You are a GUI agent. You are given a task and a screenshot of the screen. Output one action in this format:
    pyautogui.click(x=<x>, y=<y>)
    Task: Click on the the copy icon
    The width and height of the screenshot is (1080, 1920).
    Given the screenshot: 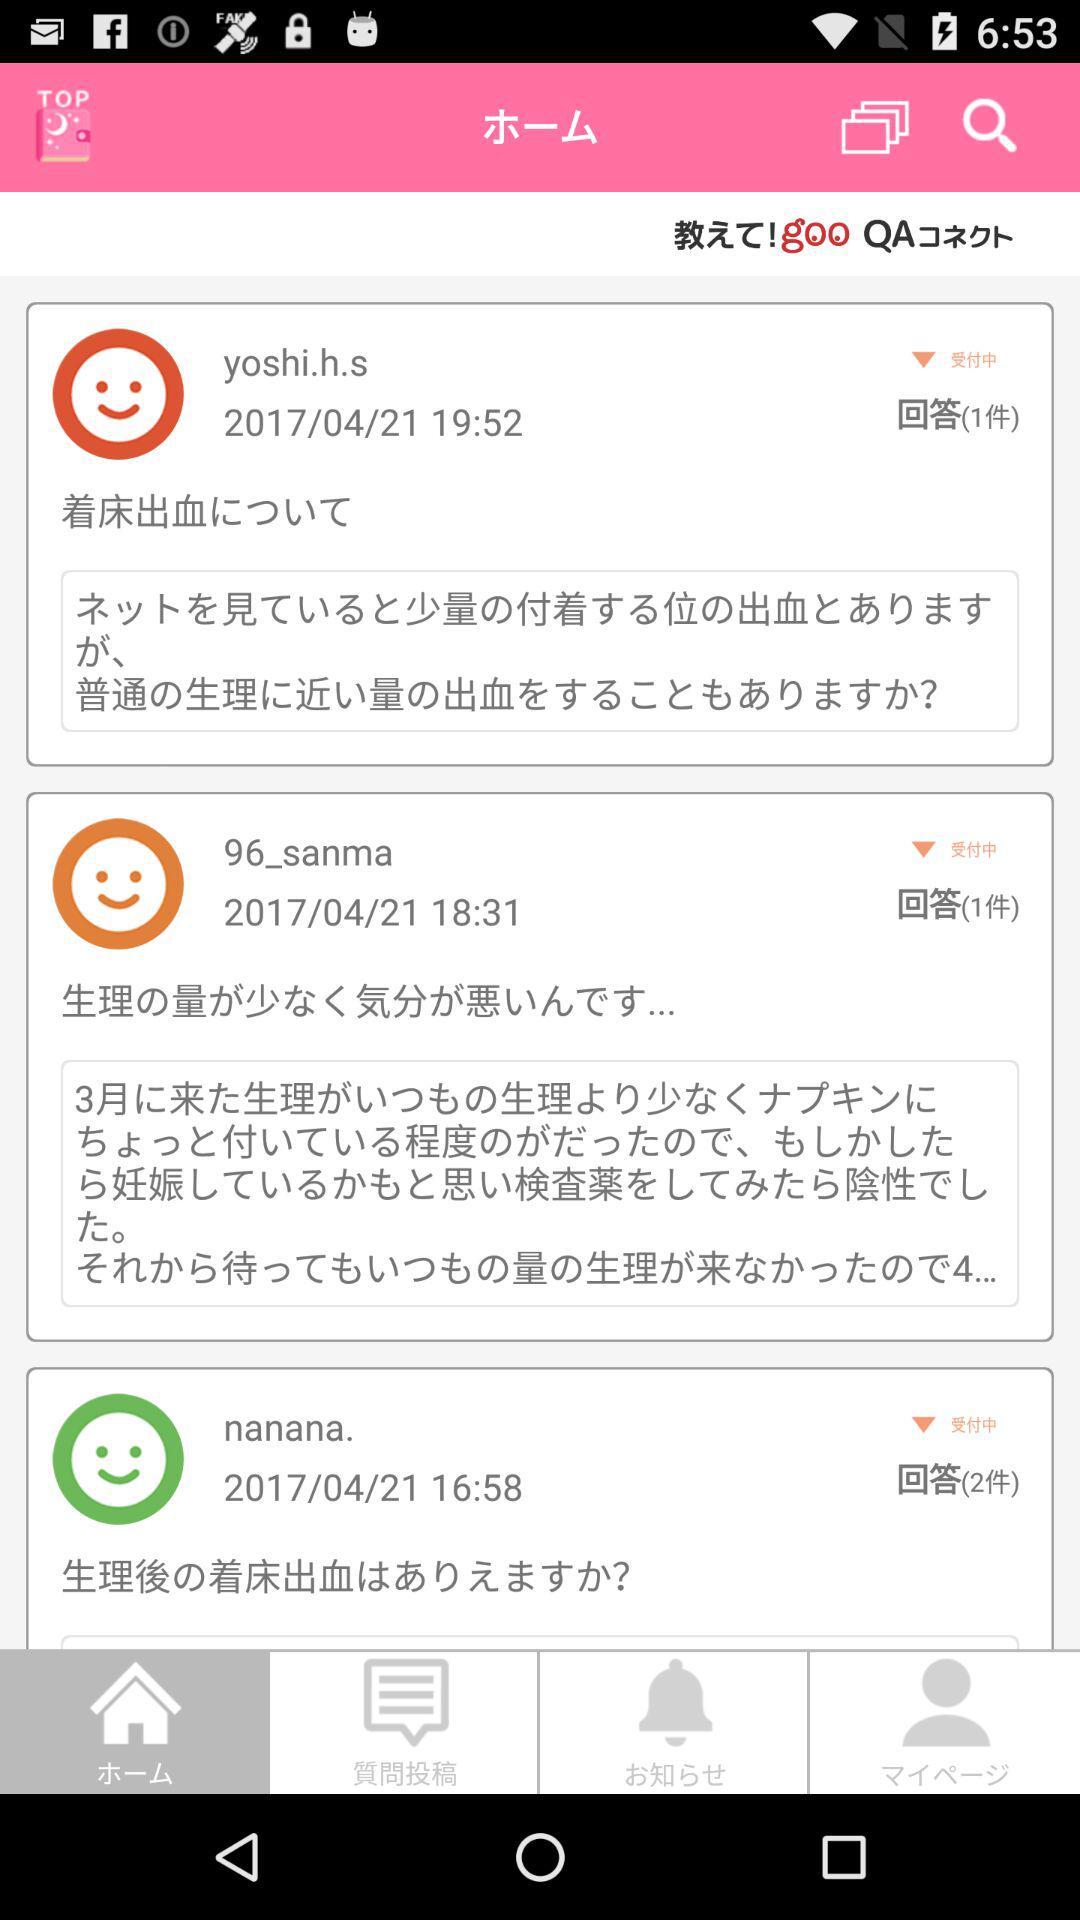 What is the action you would take?
    pyautogui.click(x=874, y=135)
    